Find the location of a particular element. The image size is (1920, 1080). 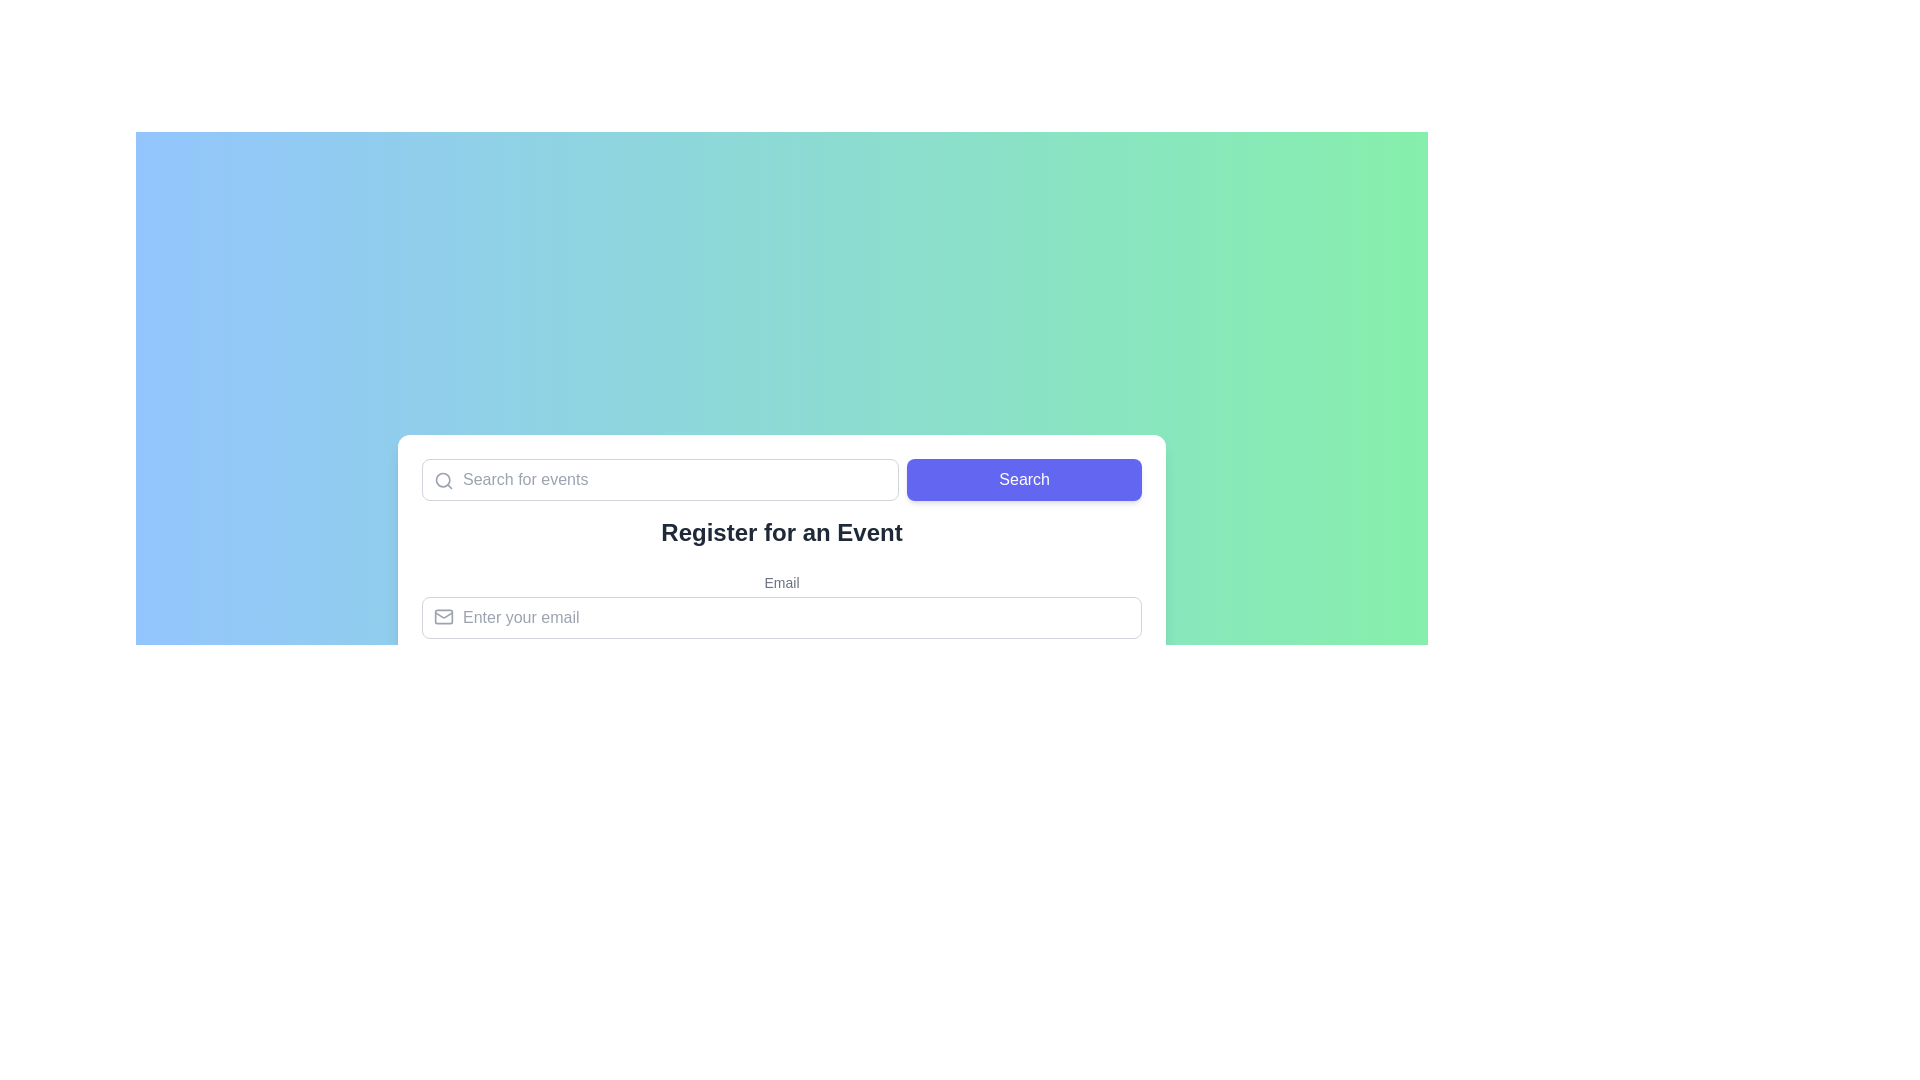

the label displaying 'Email' in a small, gray, sans-serif font, which is positioned above an input field is located at coordinates (781, 582).